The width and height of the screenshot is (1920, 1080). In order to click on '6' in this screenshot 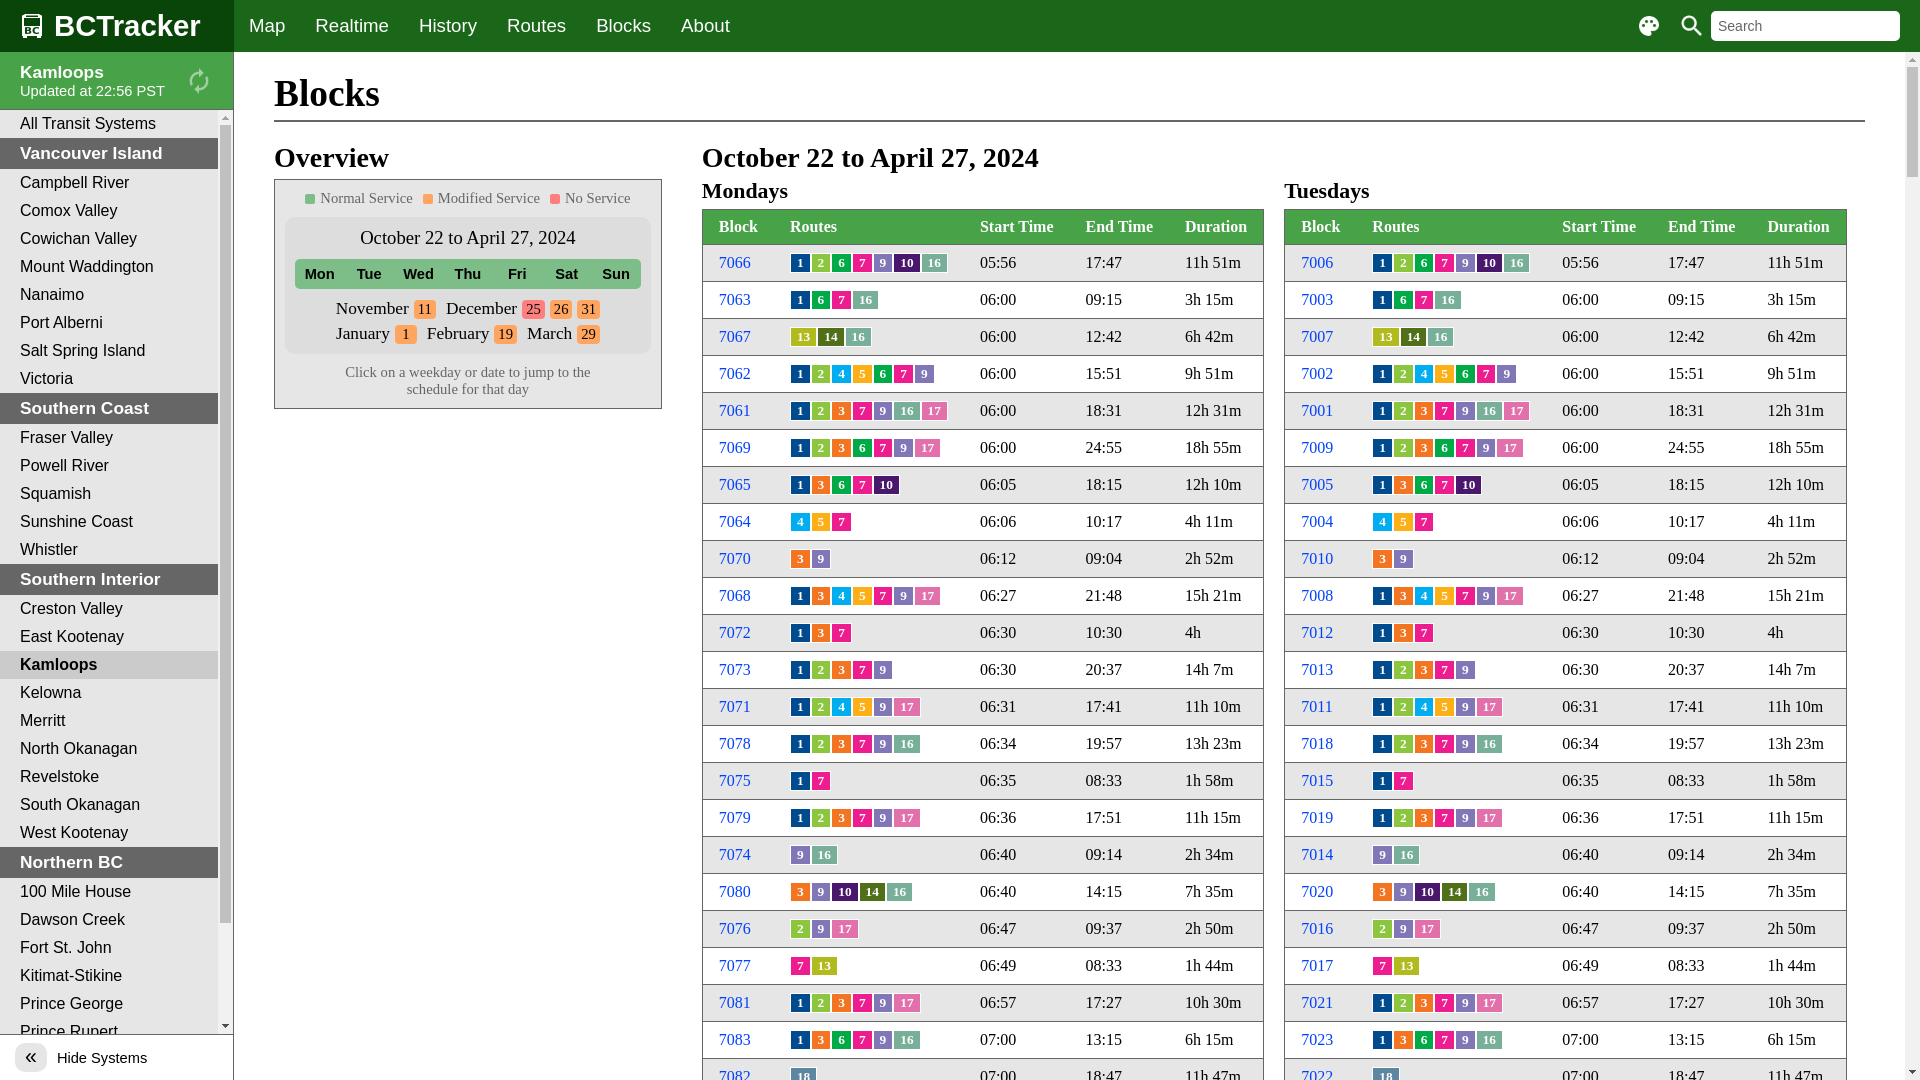, I will do `click(1423, 485)`.